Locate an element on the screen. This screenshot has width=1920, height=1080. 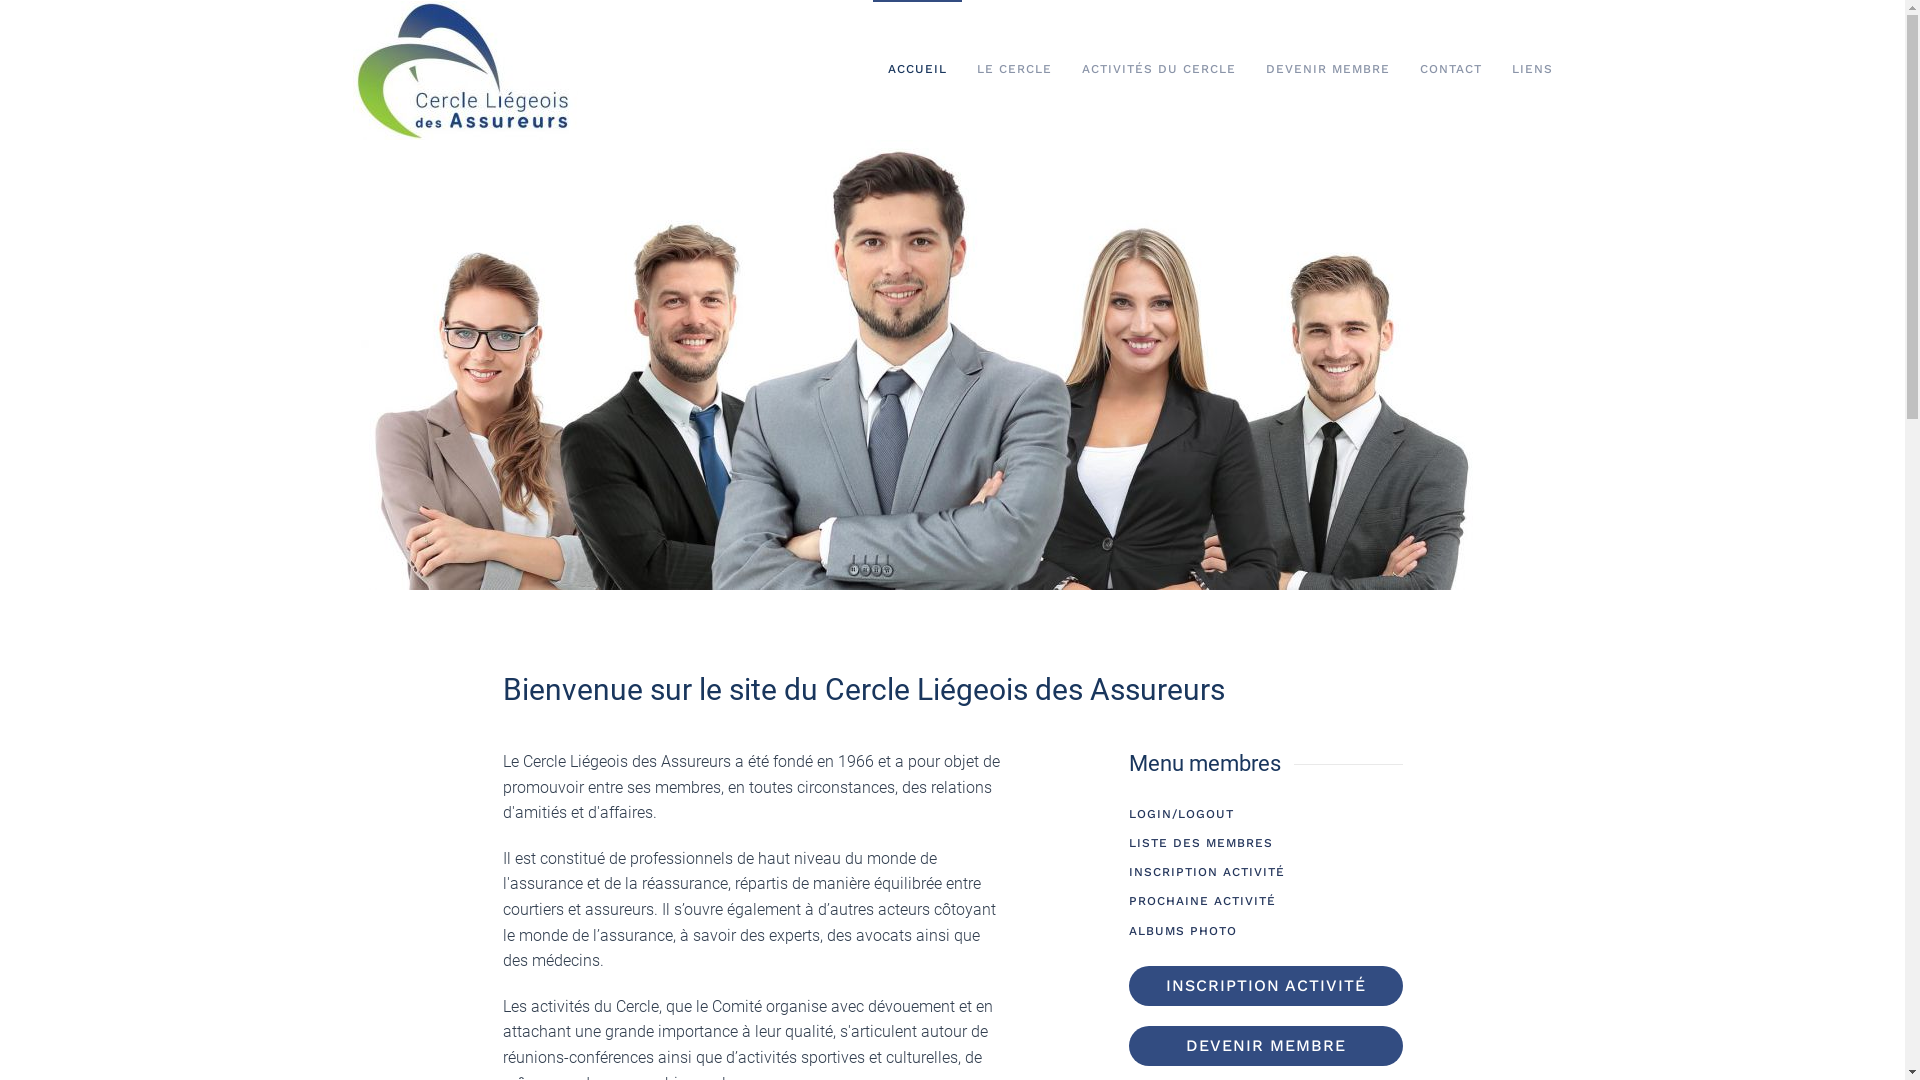
'LIENS' is located at coordinates (1530, 68).